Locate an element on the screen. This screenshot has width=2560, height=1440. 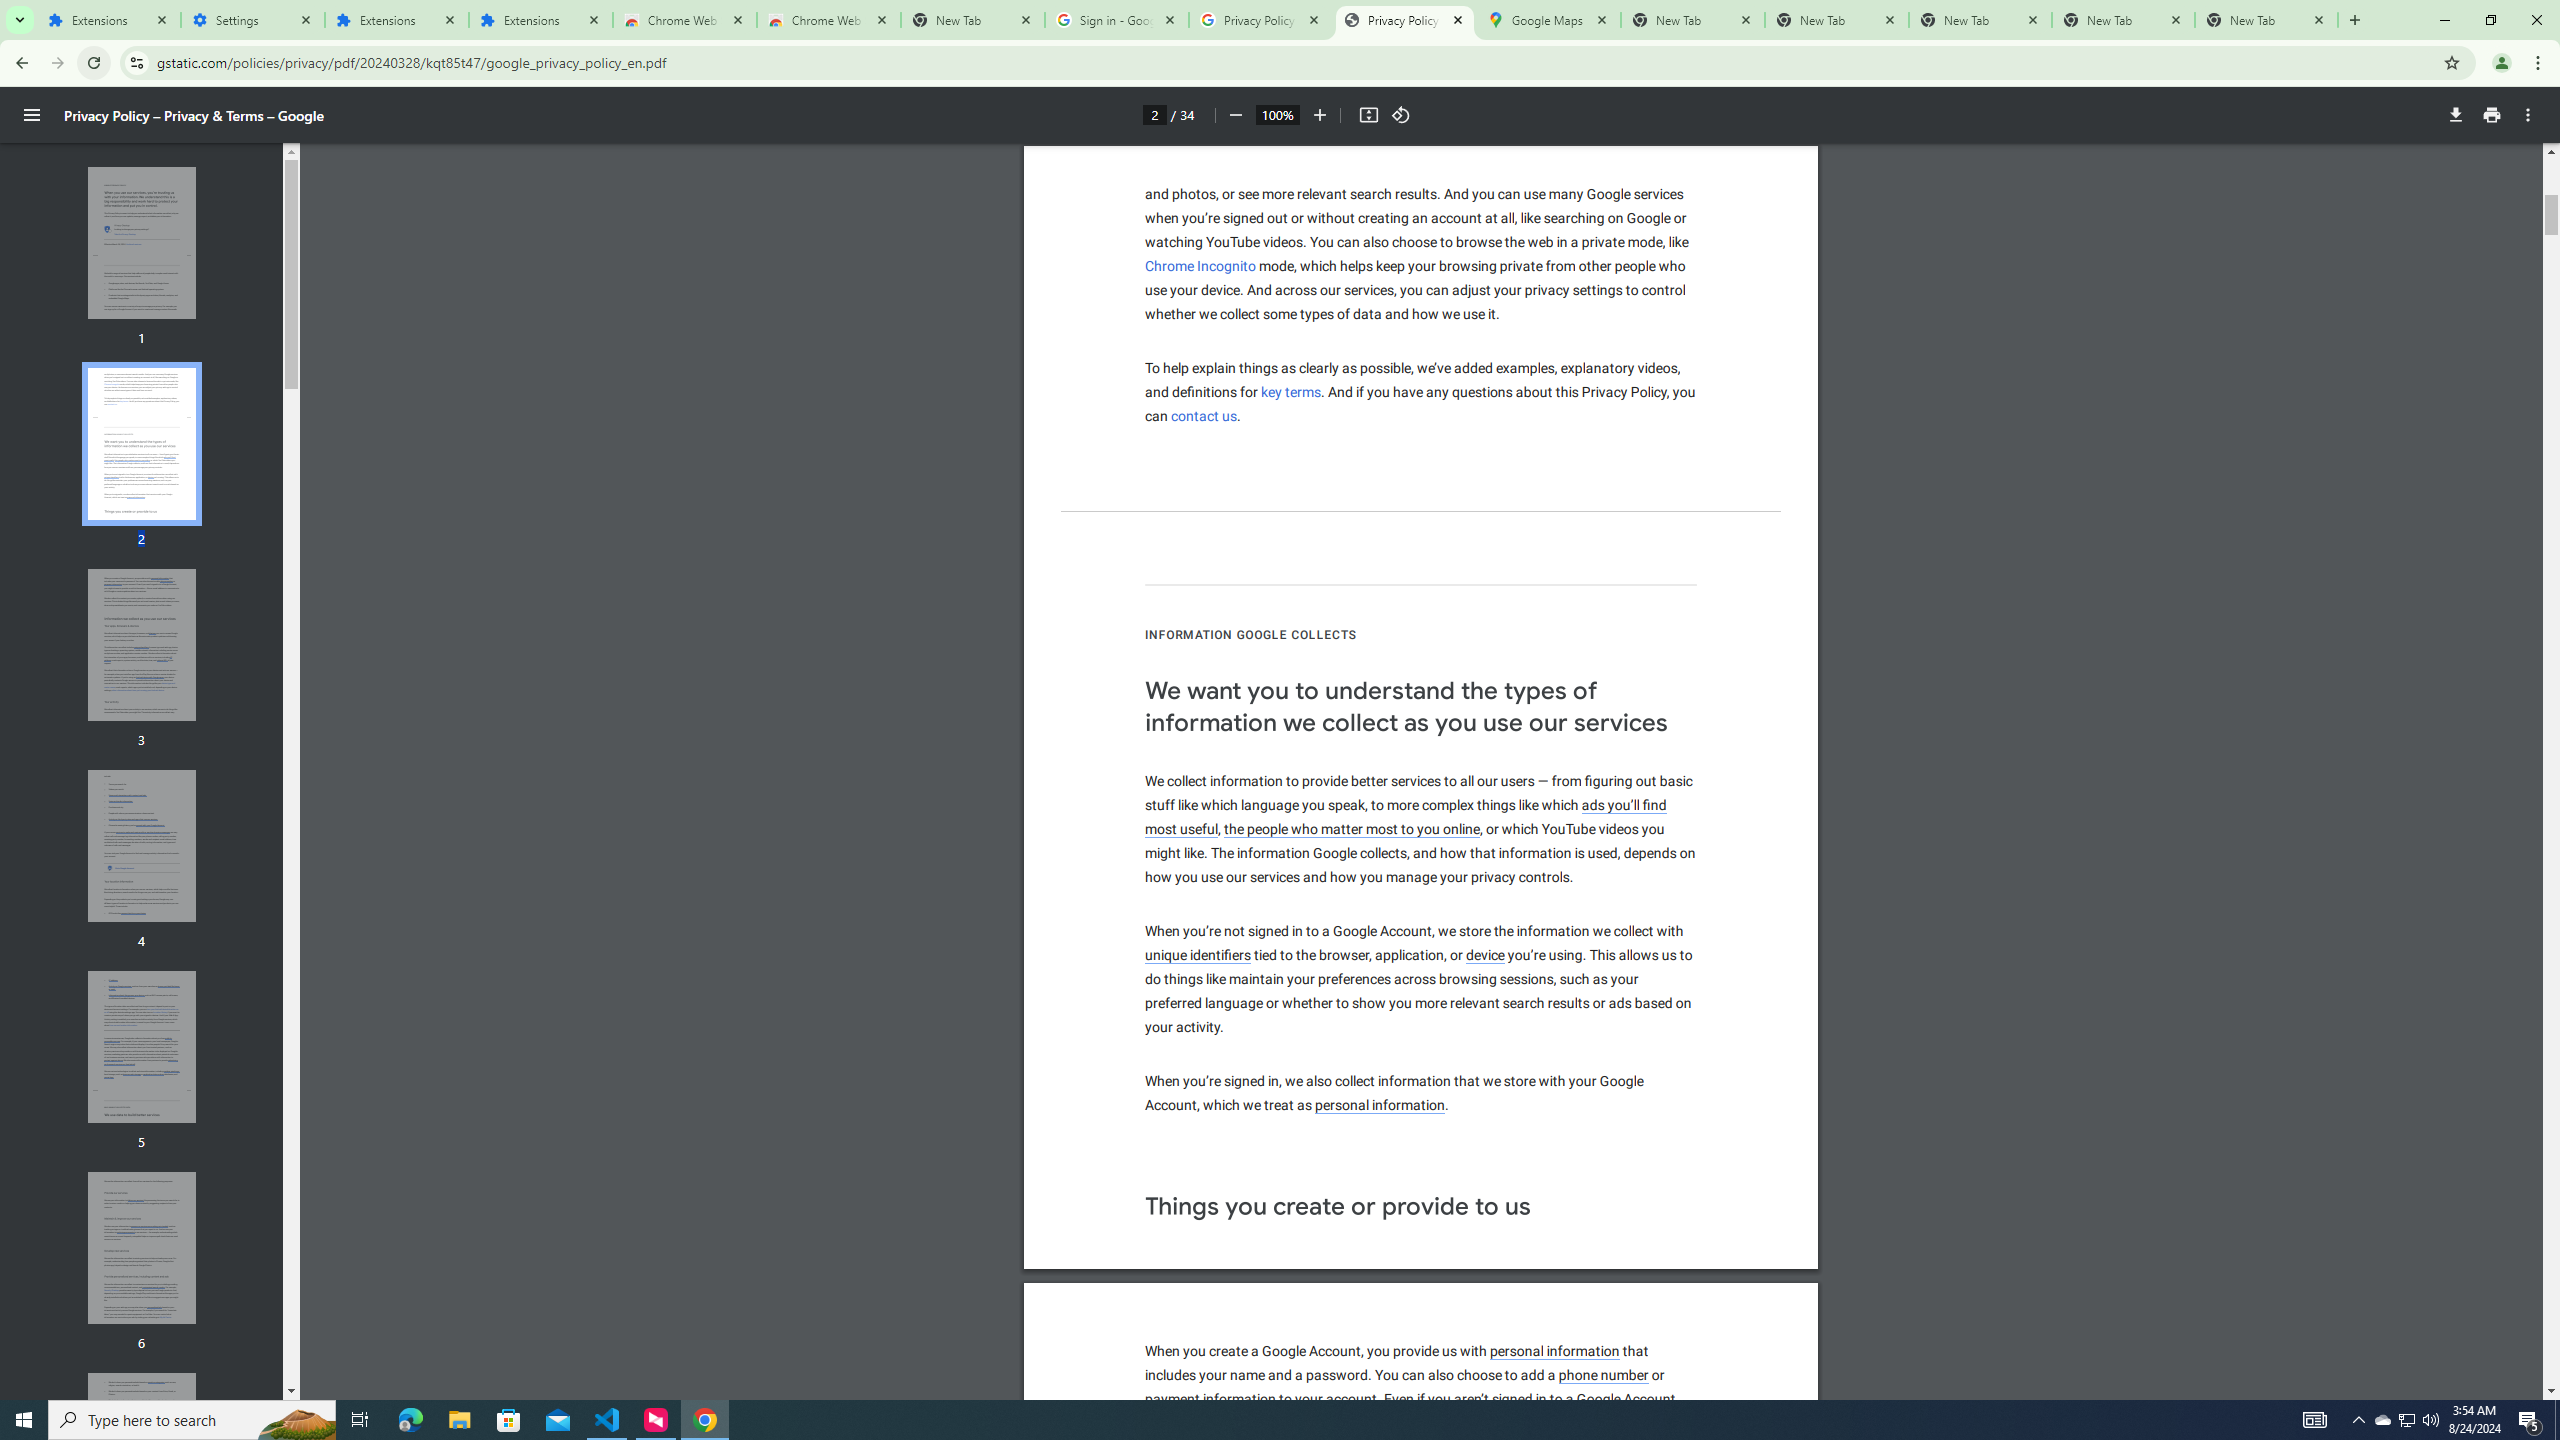
'Thumbnail for page 2' is located at coordinates (142, 444).